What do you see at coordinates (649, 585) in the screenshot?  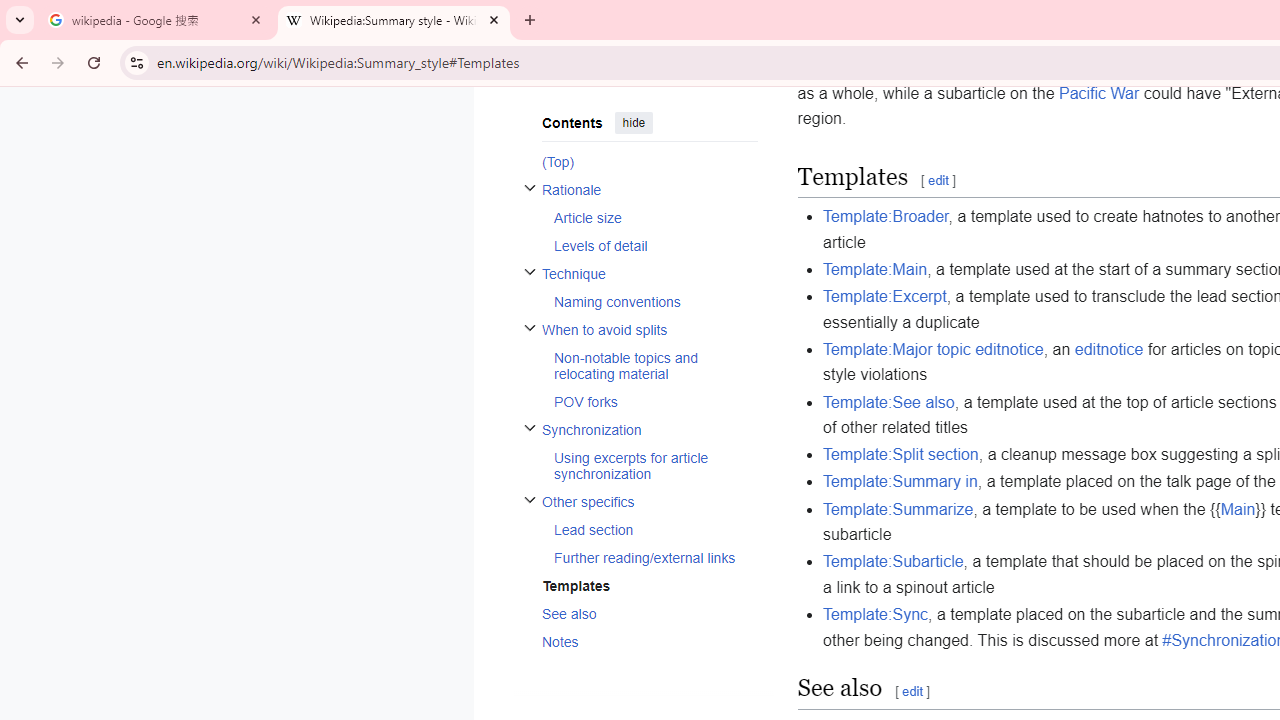 I see `'Templates'` at bounding box center [649, 585].